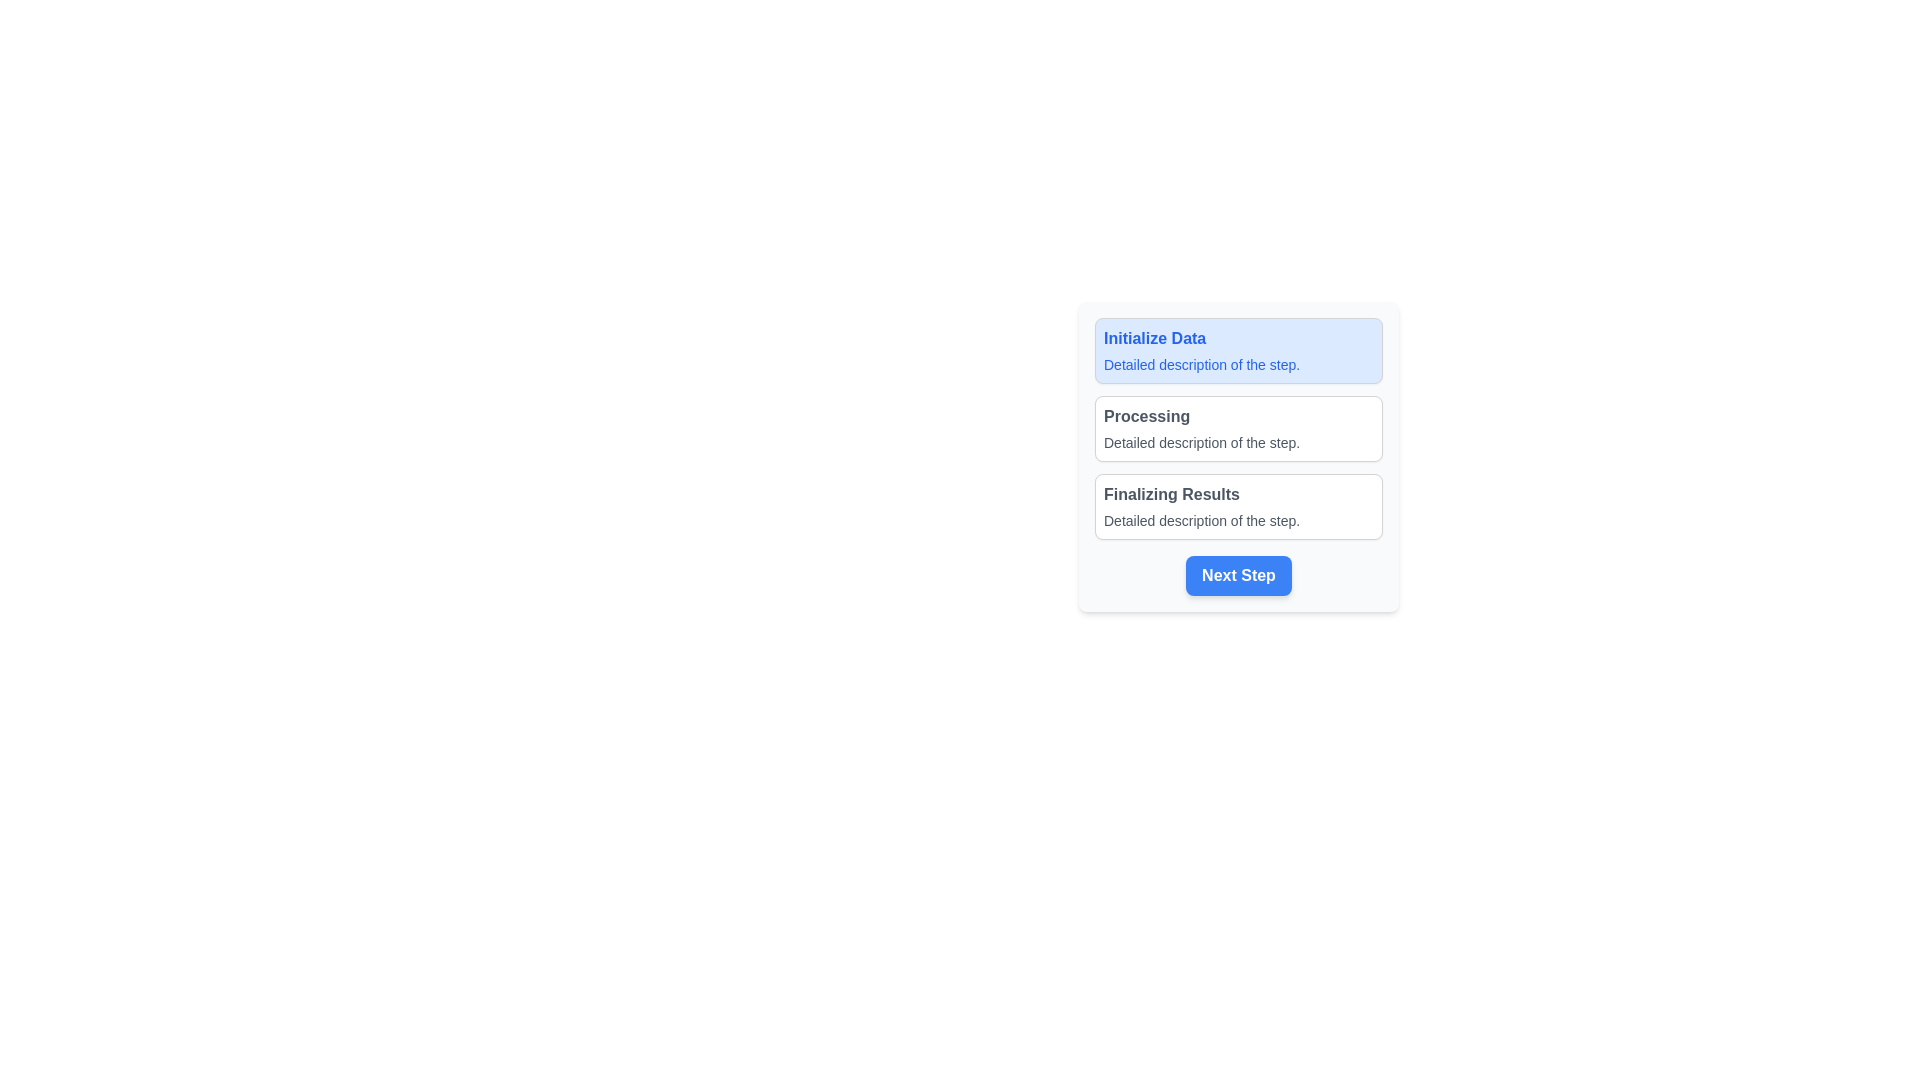 This screenshot has width=1920, height=1080. Describe the element at coordinates (1237, 456) in the screenshot. I see `the 'Processing' text description block, which has a white background, rounded edges, and displays 'Processing' in a bold, larger font` at that location.